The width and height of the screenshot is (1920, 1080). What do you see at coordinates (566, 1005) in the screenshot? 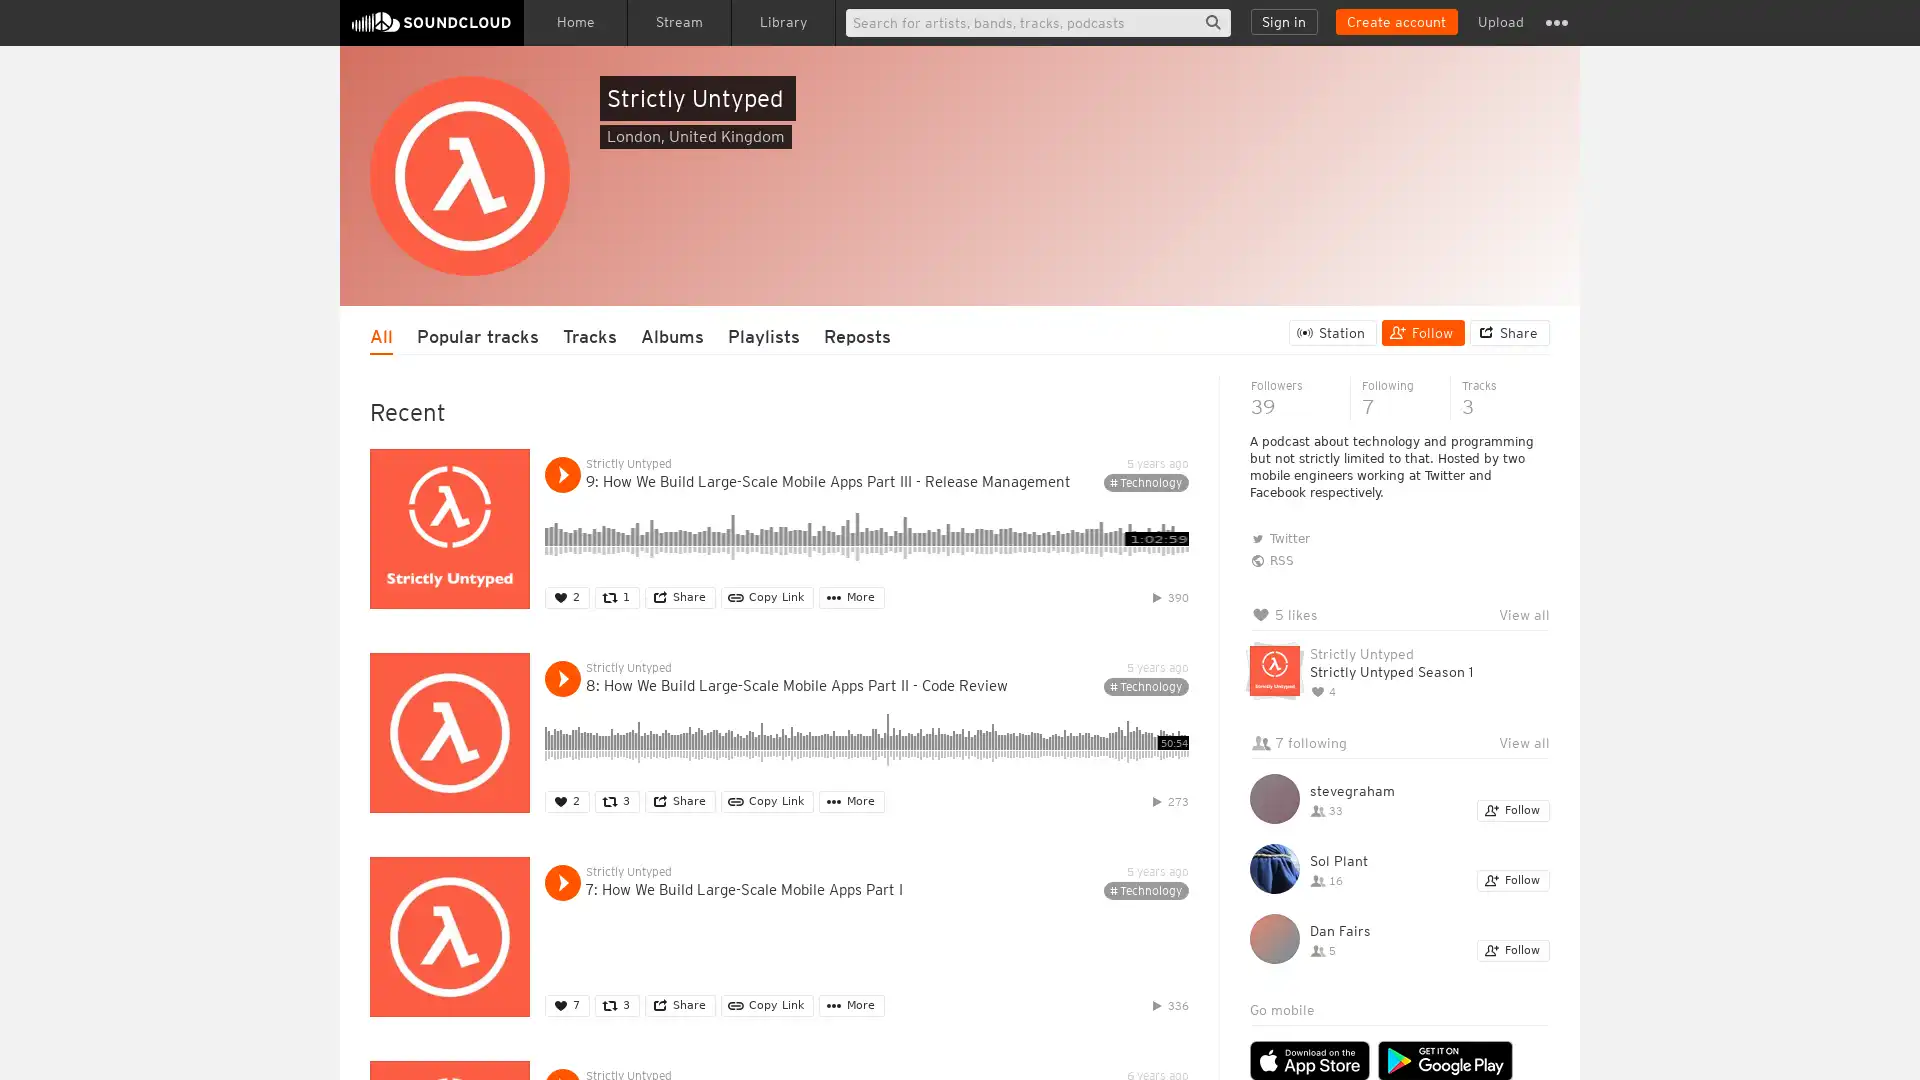
I see `Like` at bounding box center [566, 1005].